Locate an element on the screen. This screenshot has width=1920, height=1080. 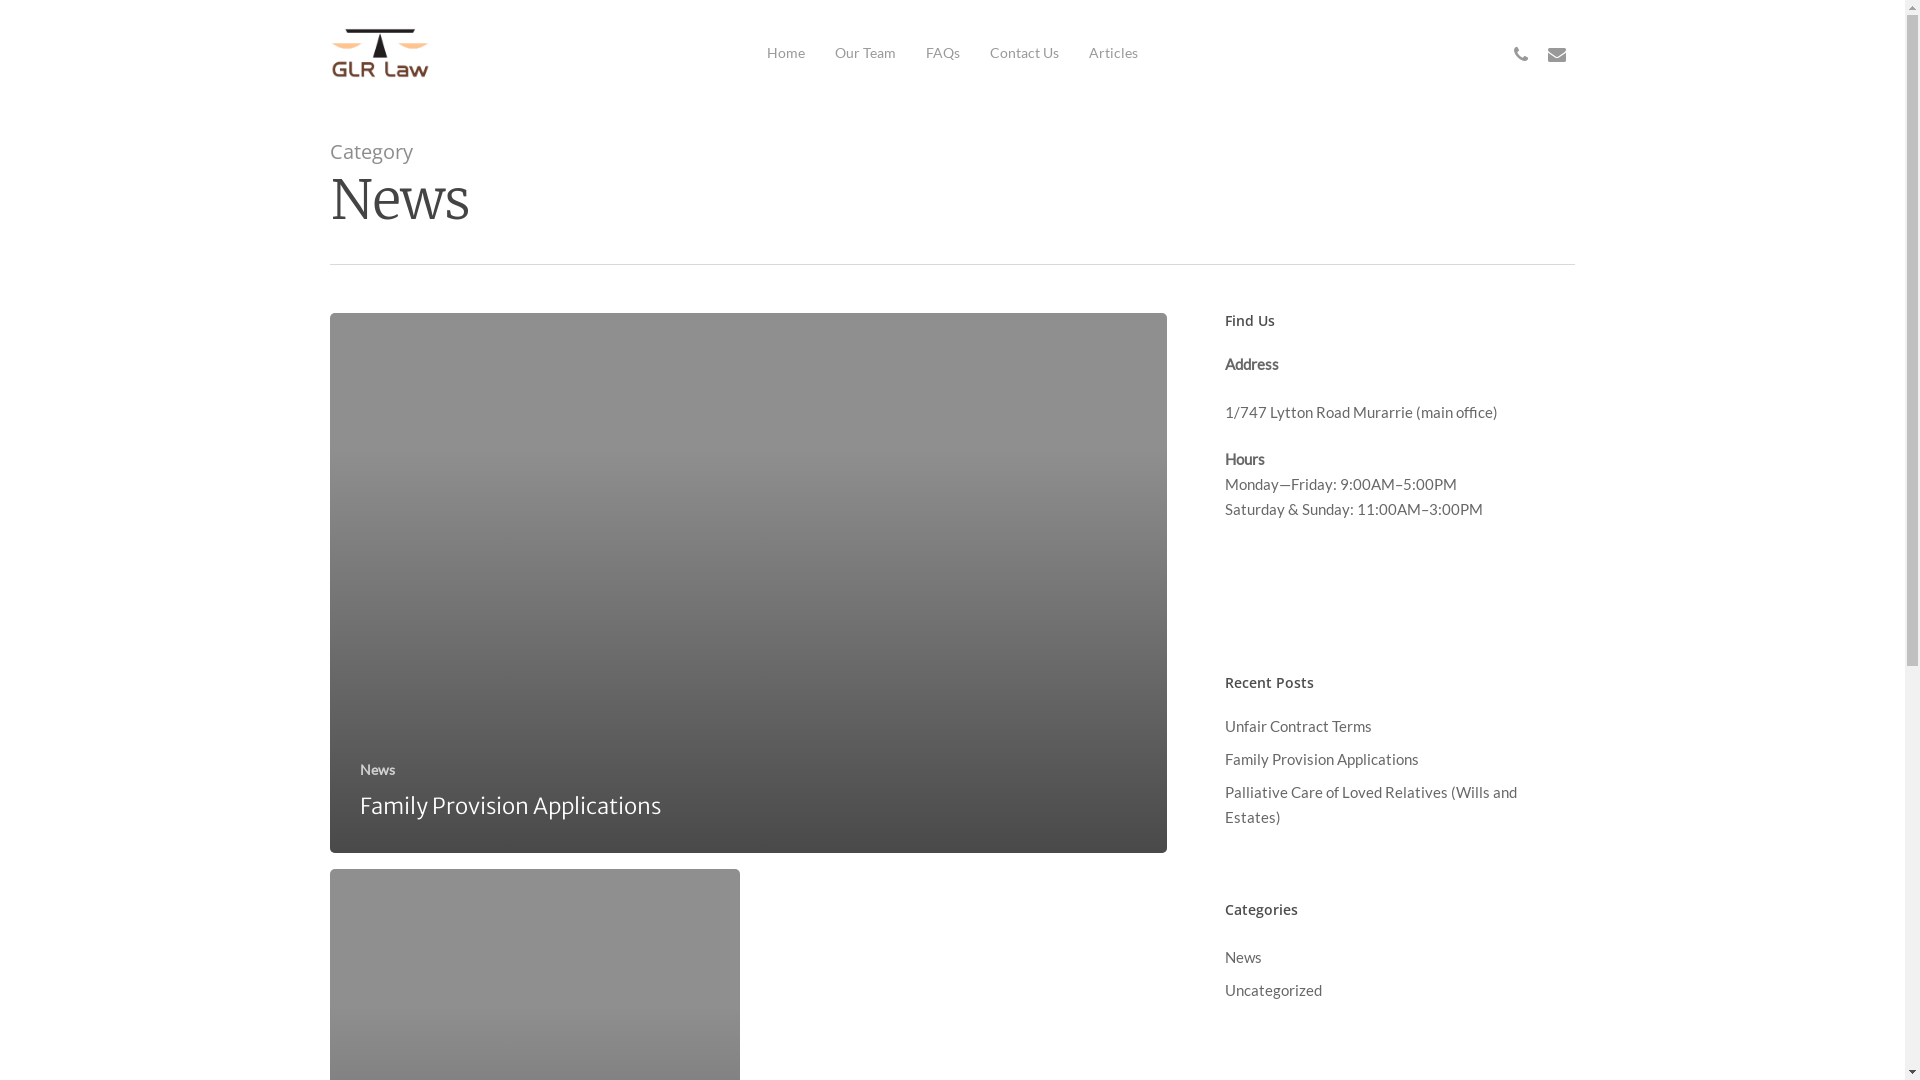
'Our Team' is located at coordinates (835, 52).